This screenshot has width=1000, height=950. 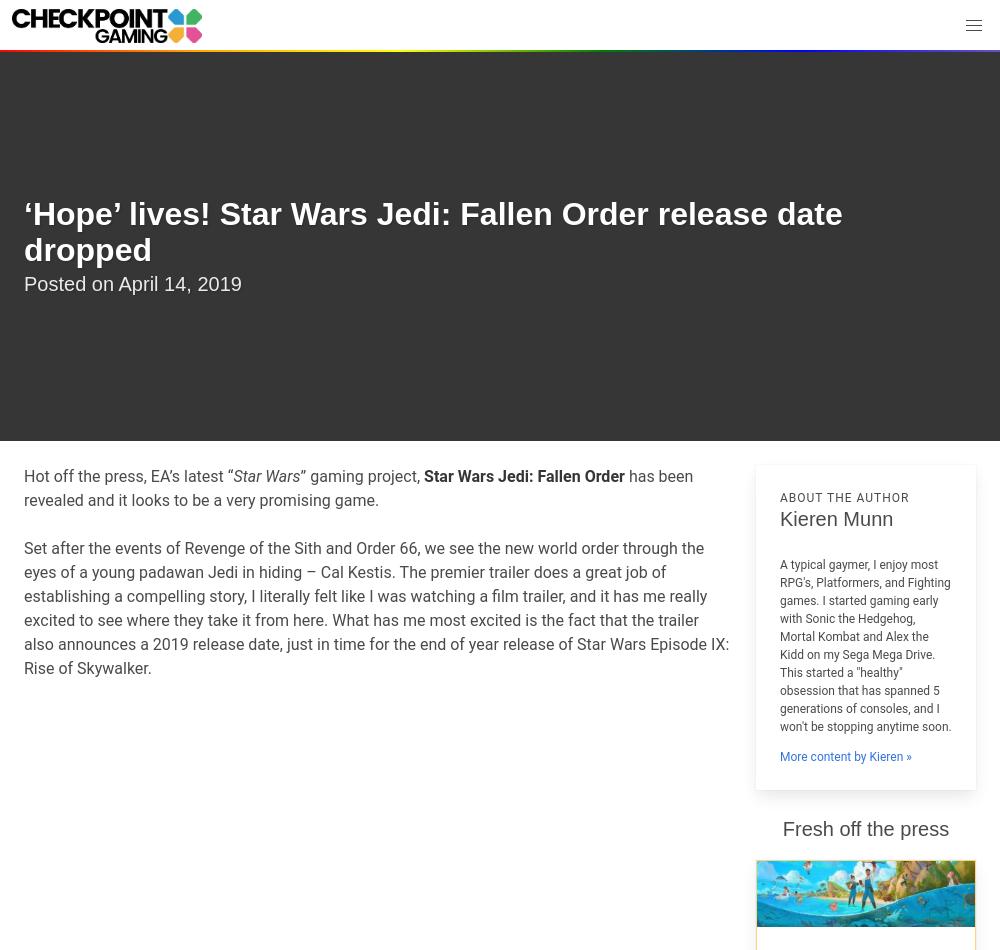 What do you see at coordinates (24, 476) in the screenshot?
I see `'Hot off the press, EA’s latest “'` at bounding box center [24, 476].